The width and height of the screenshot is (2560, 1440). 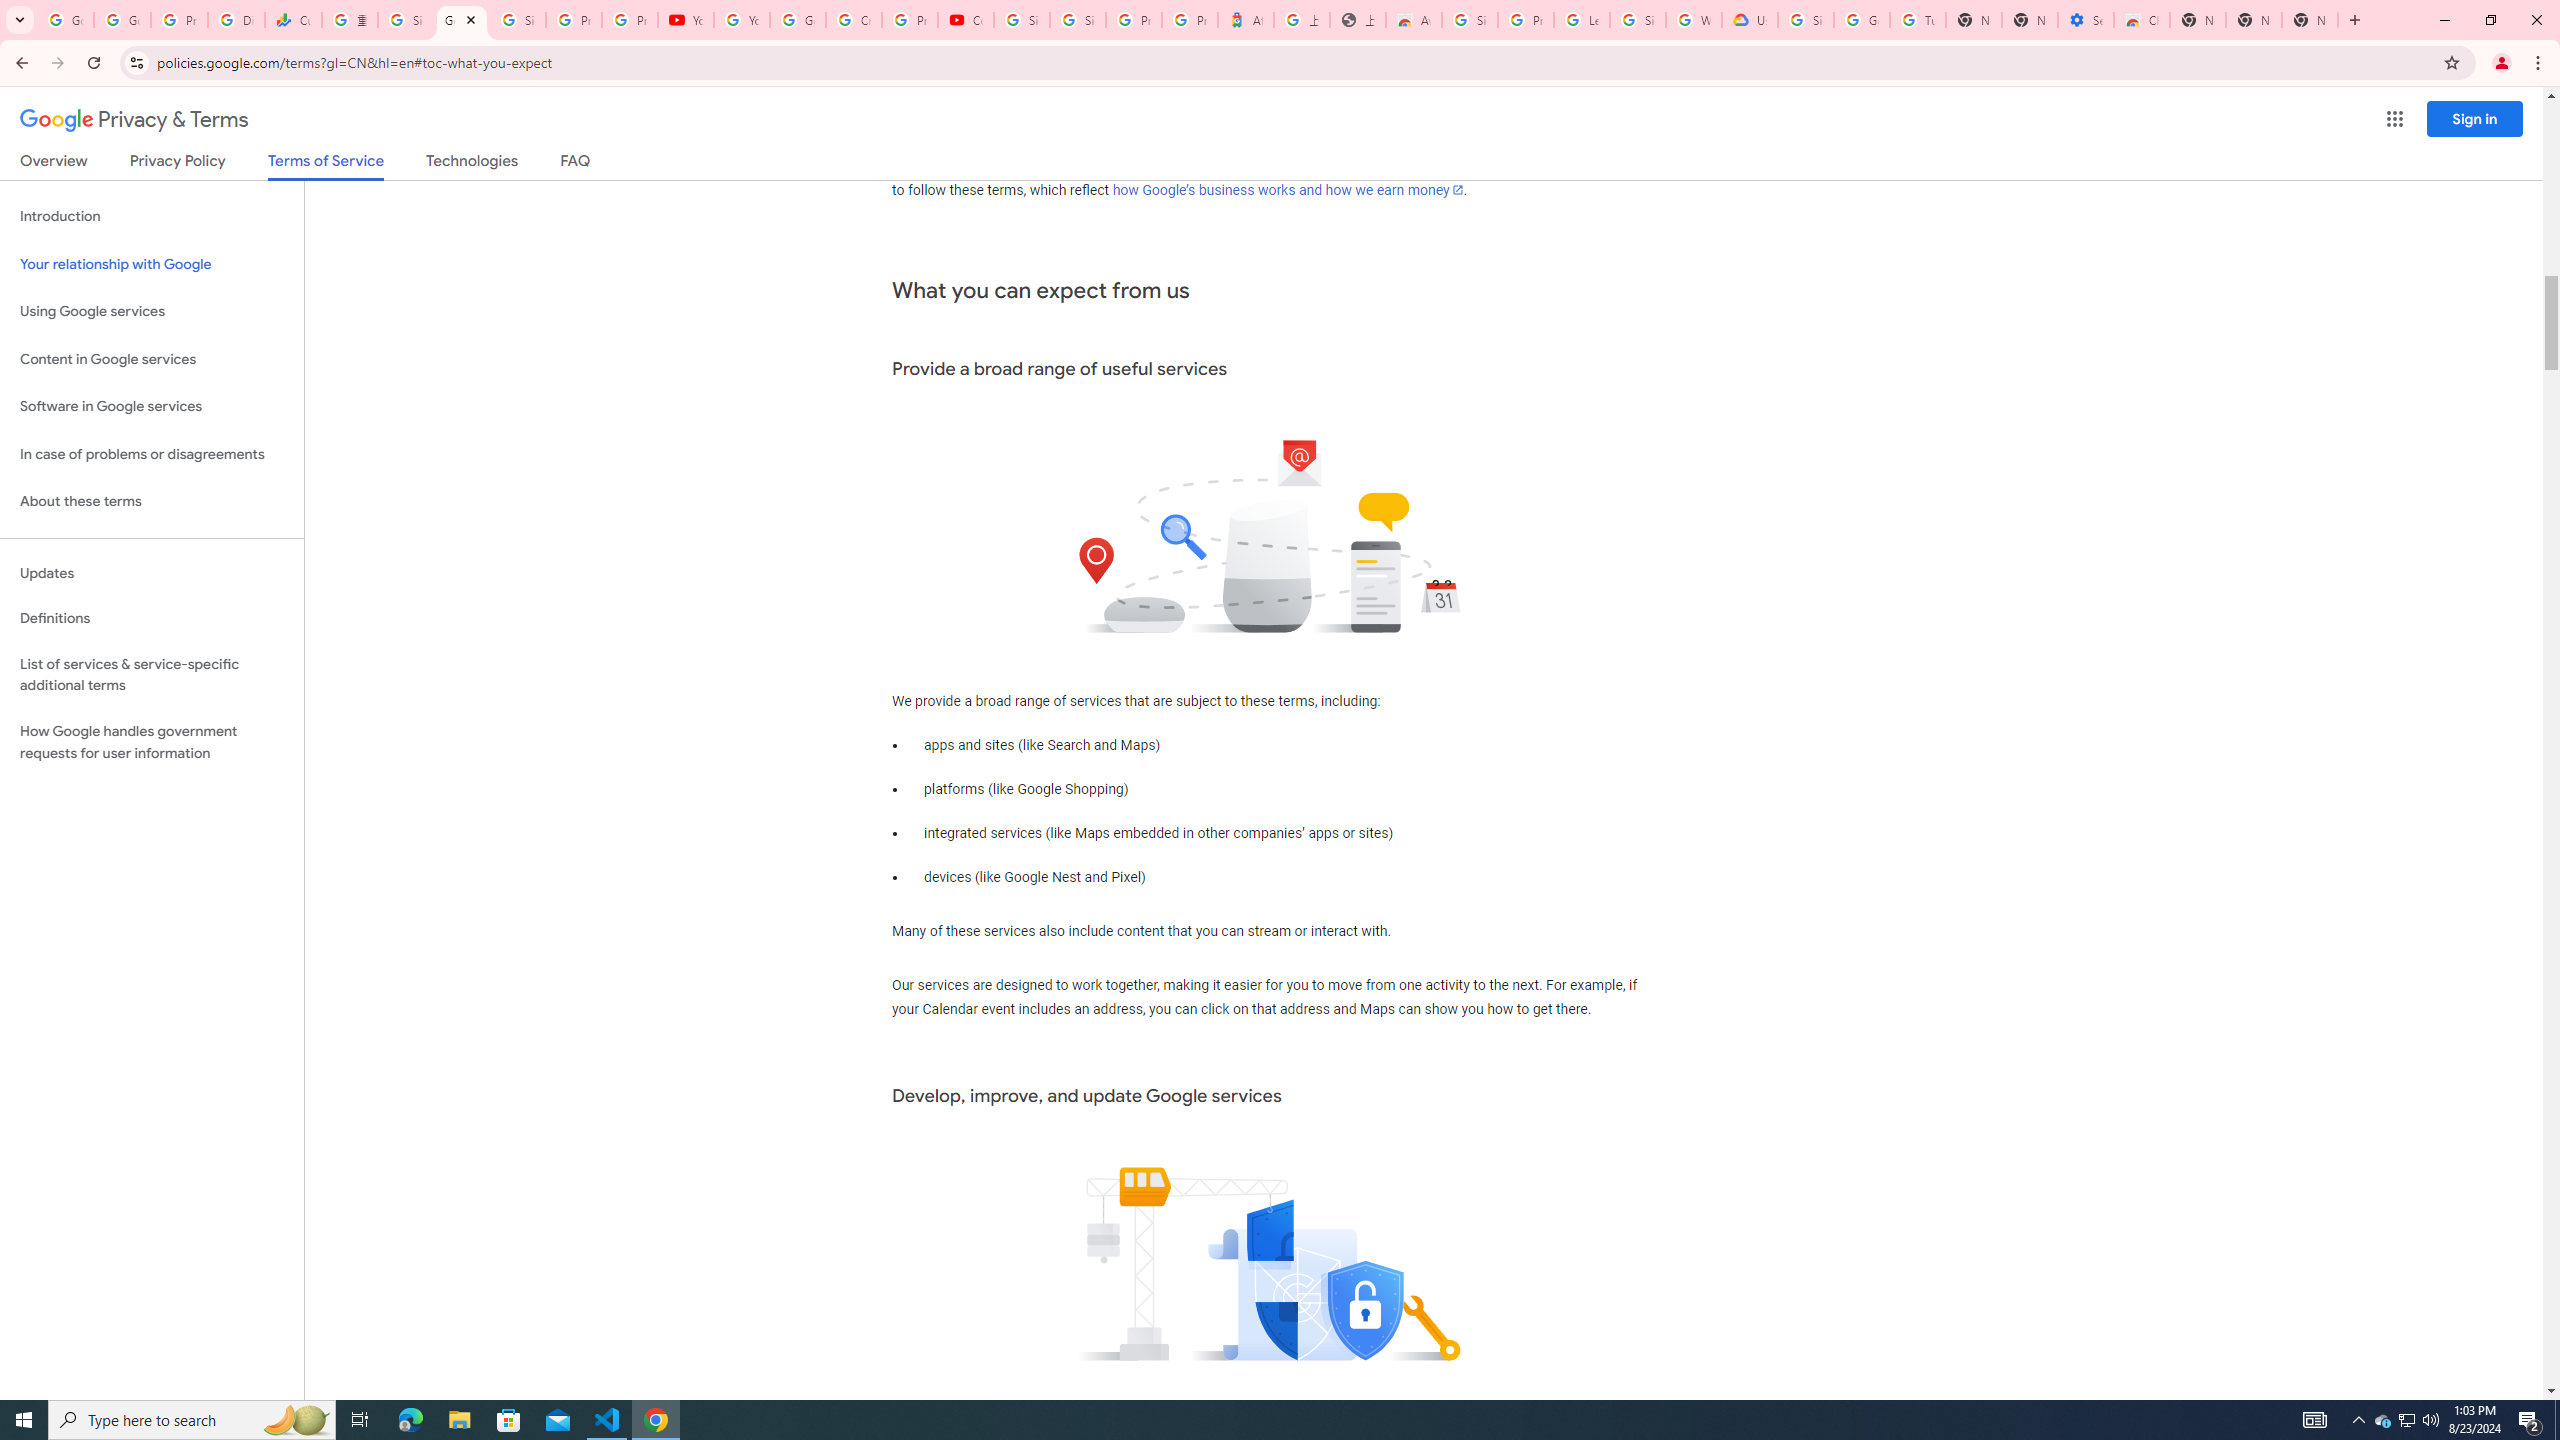 I want to click on 'New Tab', so click(x=2310, y=19).